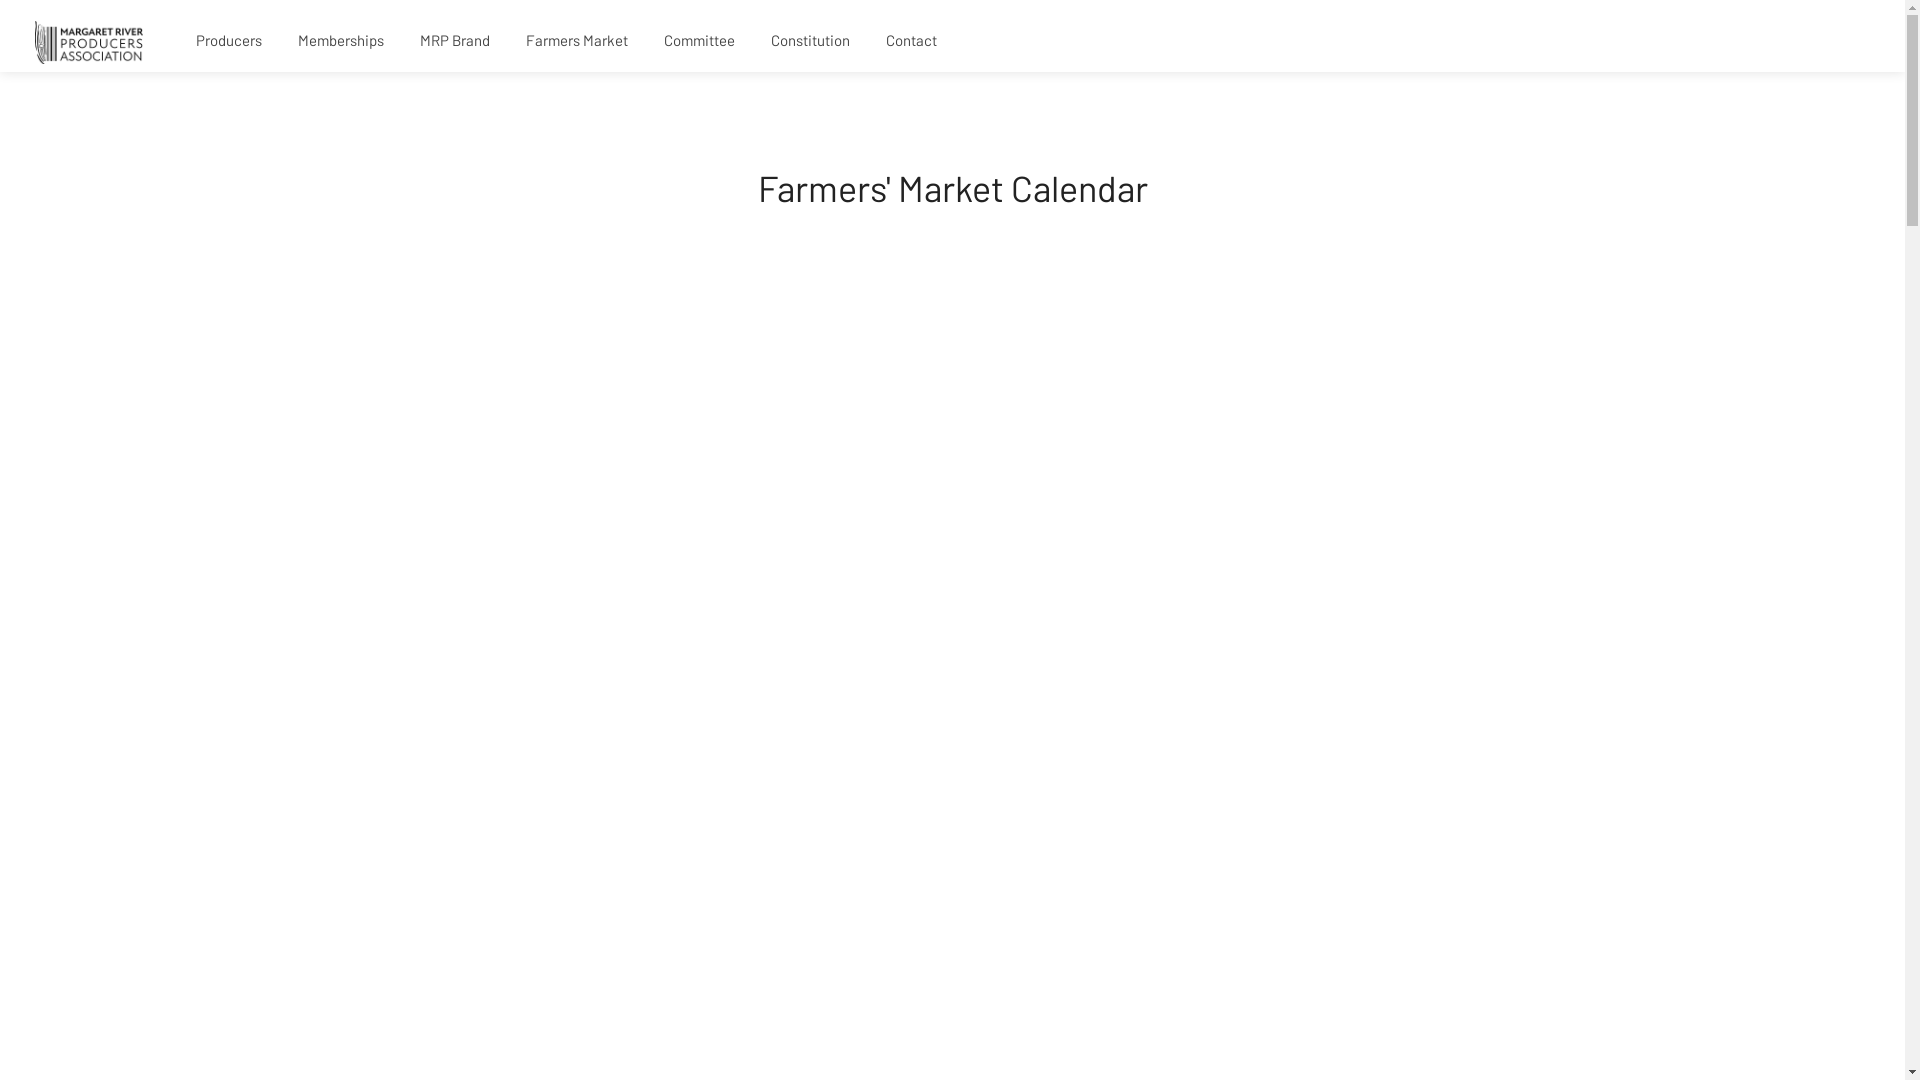  I want to click on 'Producers', so click(229, 41).